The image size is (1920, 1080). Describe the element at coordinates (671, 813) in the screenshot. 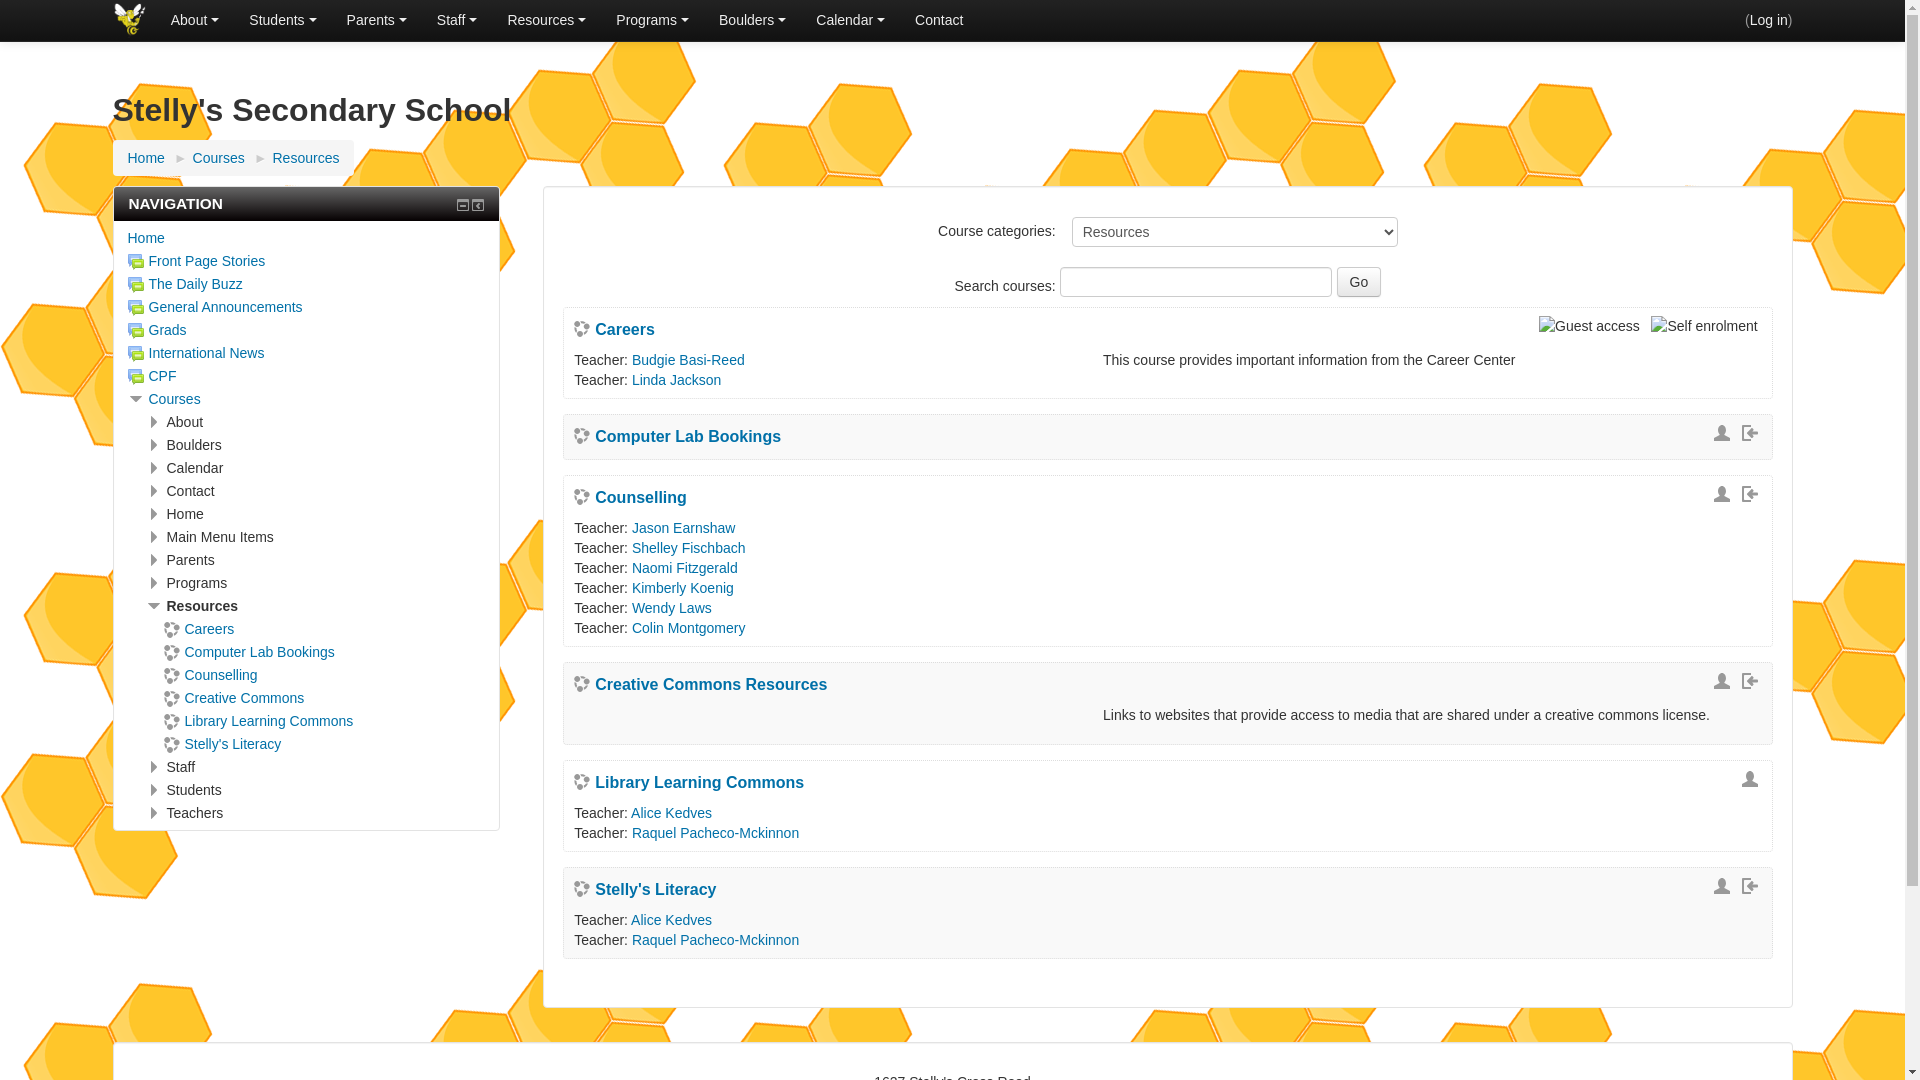

I see `'Alice Kedves'` at that location.